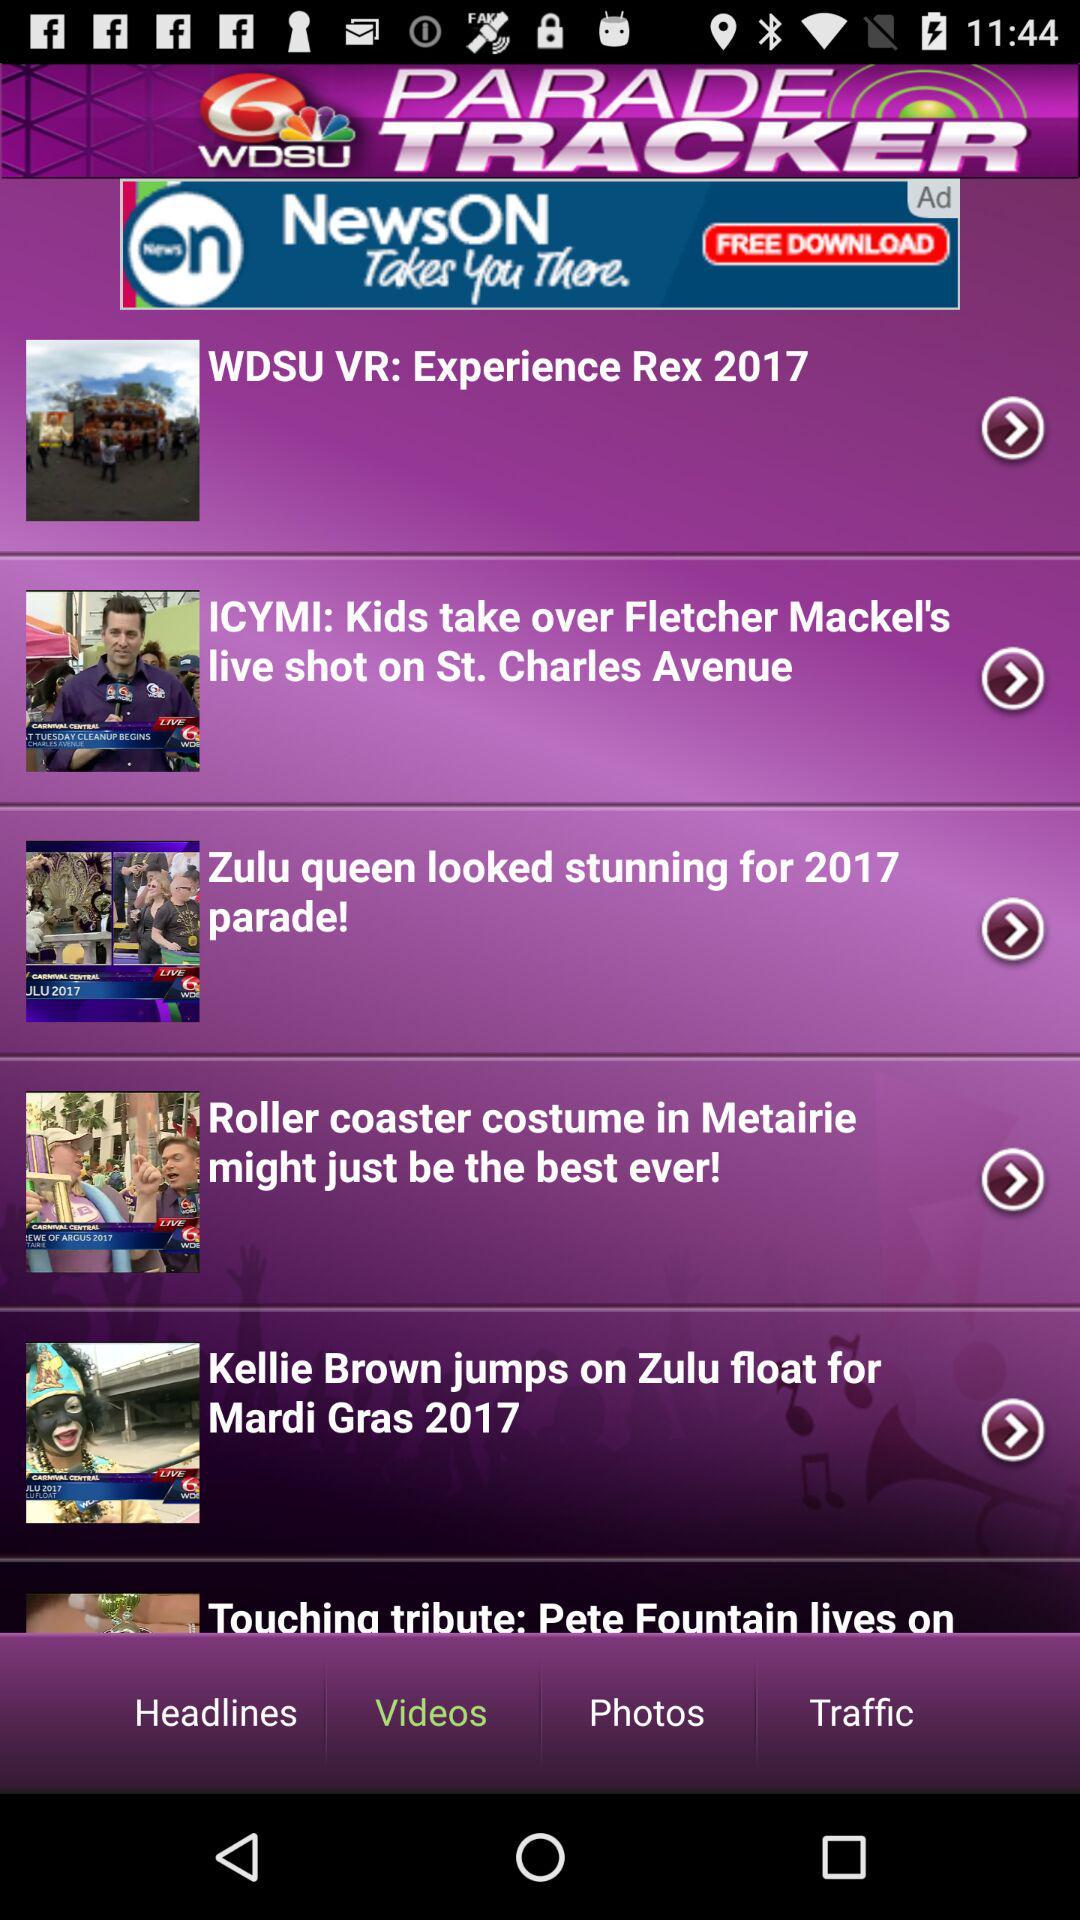 The width and height of the screenshot is (1080, 1920). What do you see at coordinates (540, 243) in the screenshot?
I see `interact with advertisement` at bounding box center [540, 243].